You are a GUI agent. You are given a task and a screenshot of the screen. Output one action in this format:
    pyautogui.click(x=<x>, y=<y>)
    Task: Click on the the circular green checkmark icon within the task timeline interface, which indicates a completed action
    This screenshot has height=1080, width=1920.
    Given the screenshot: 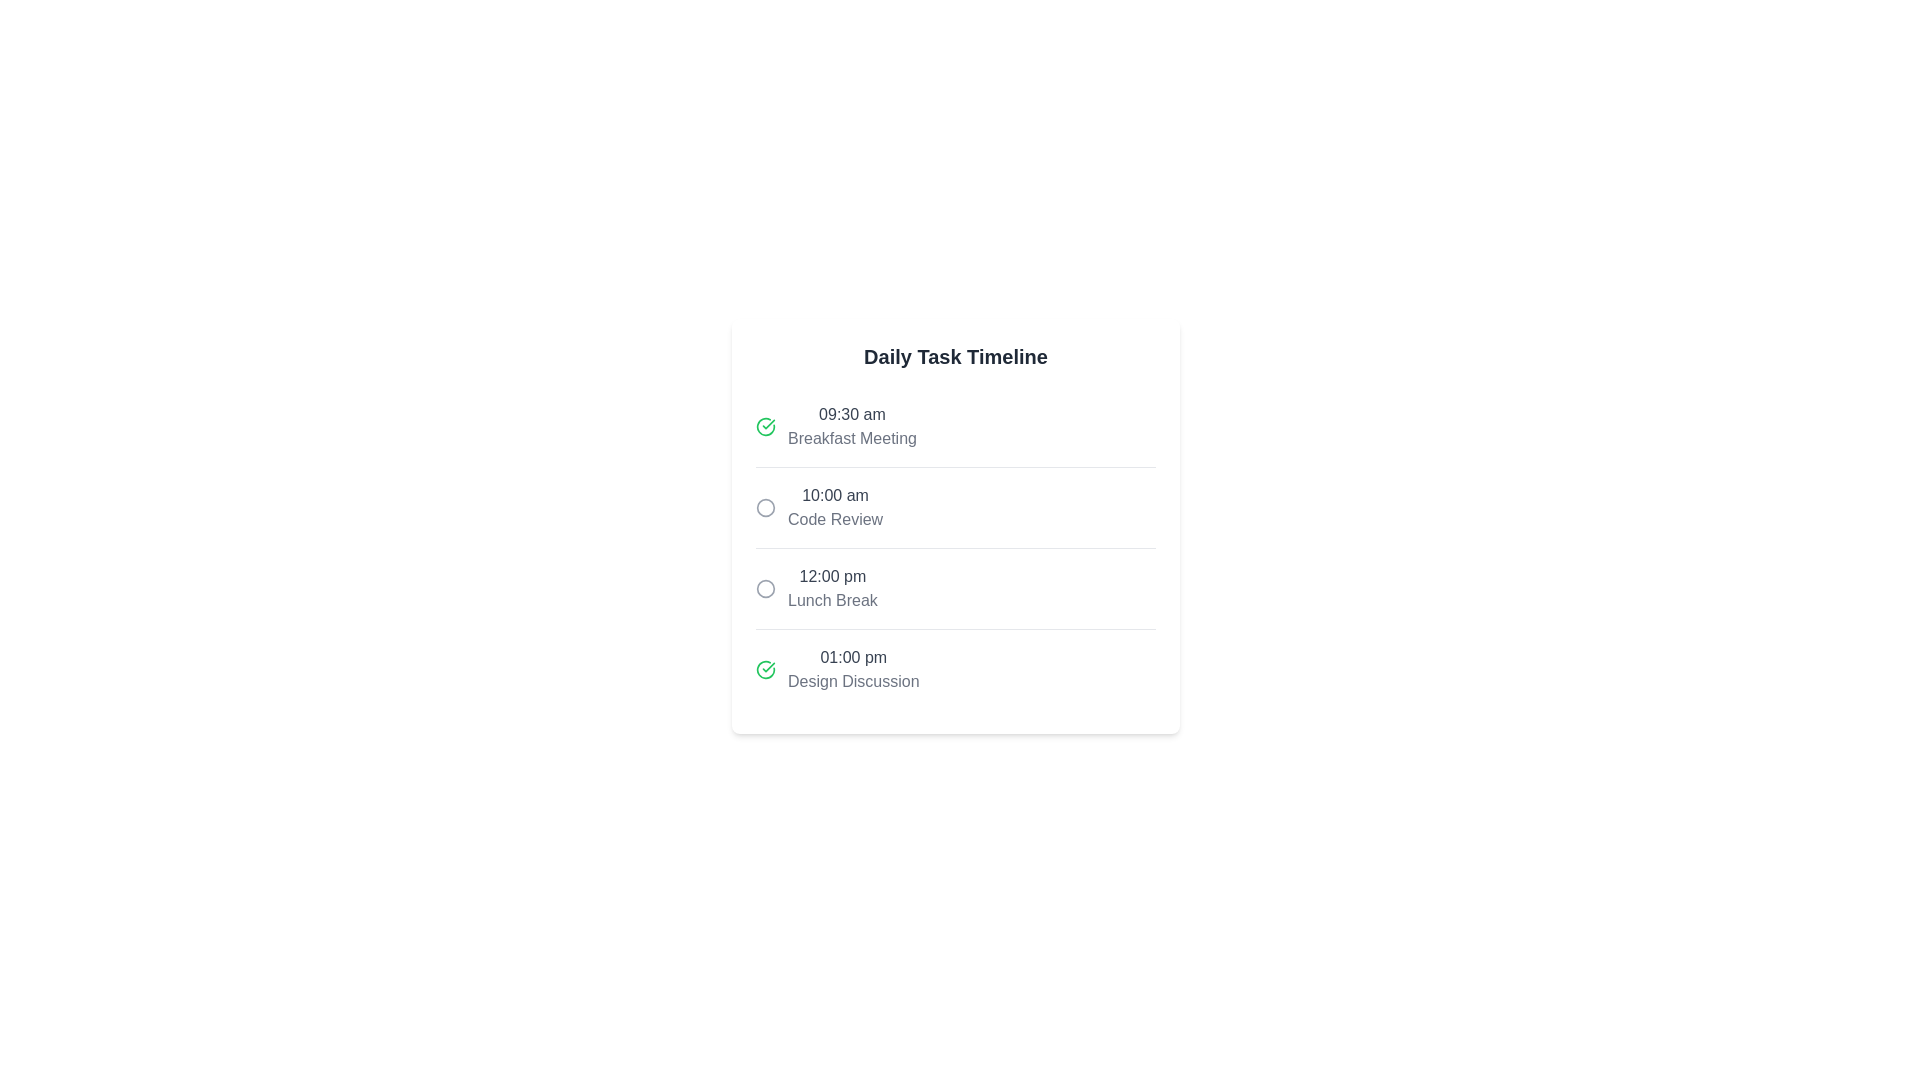 What is the action you would take?
    pyautogui.click(x=765, y=426)
    